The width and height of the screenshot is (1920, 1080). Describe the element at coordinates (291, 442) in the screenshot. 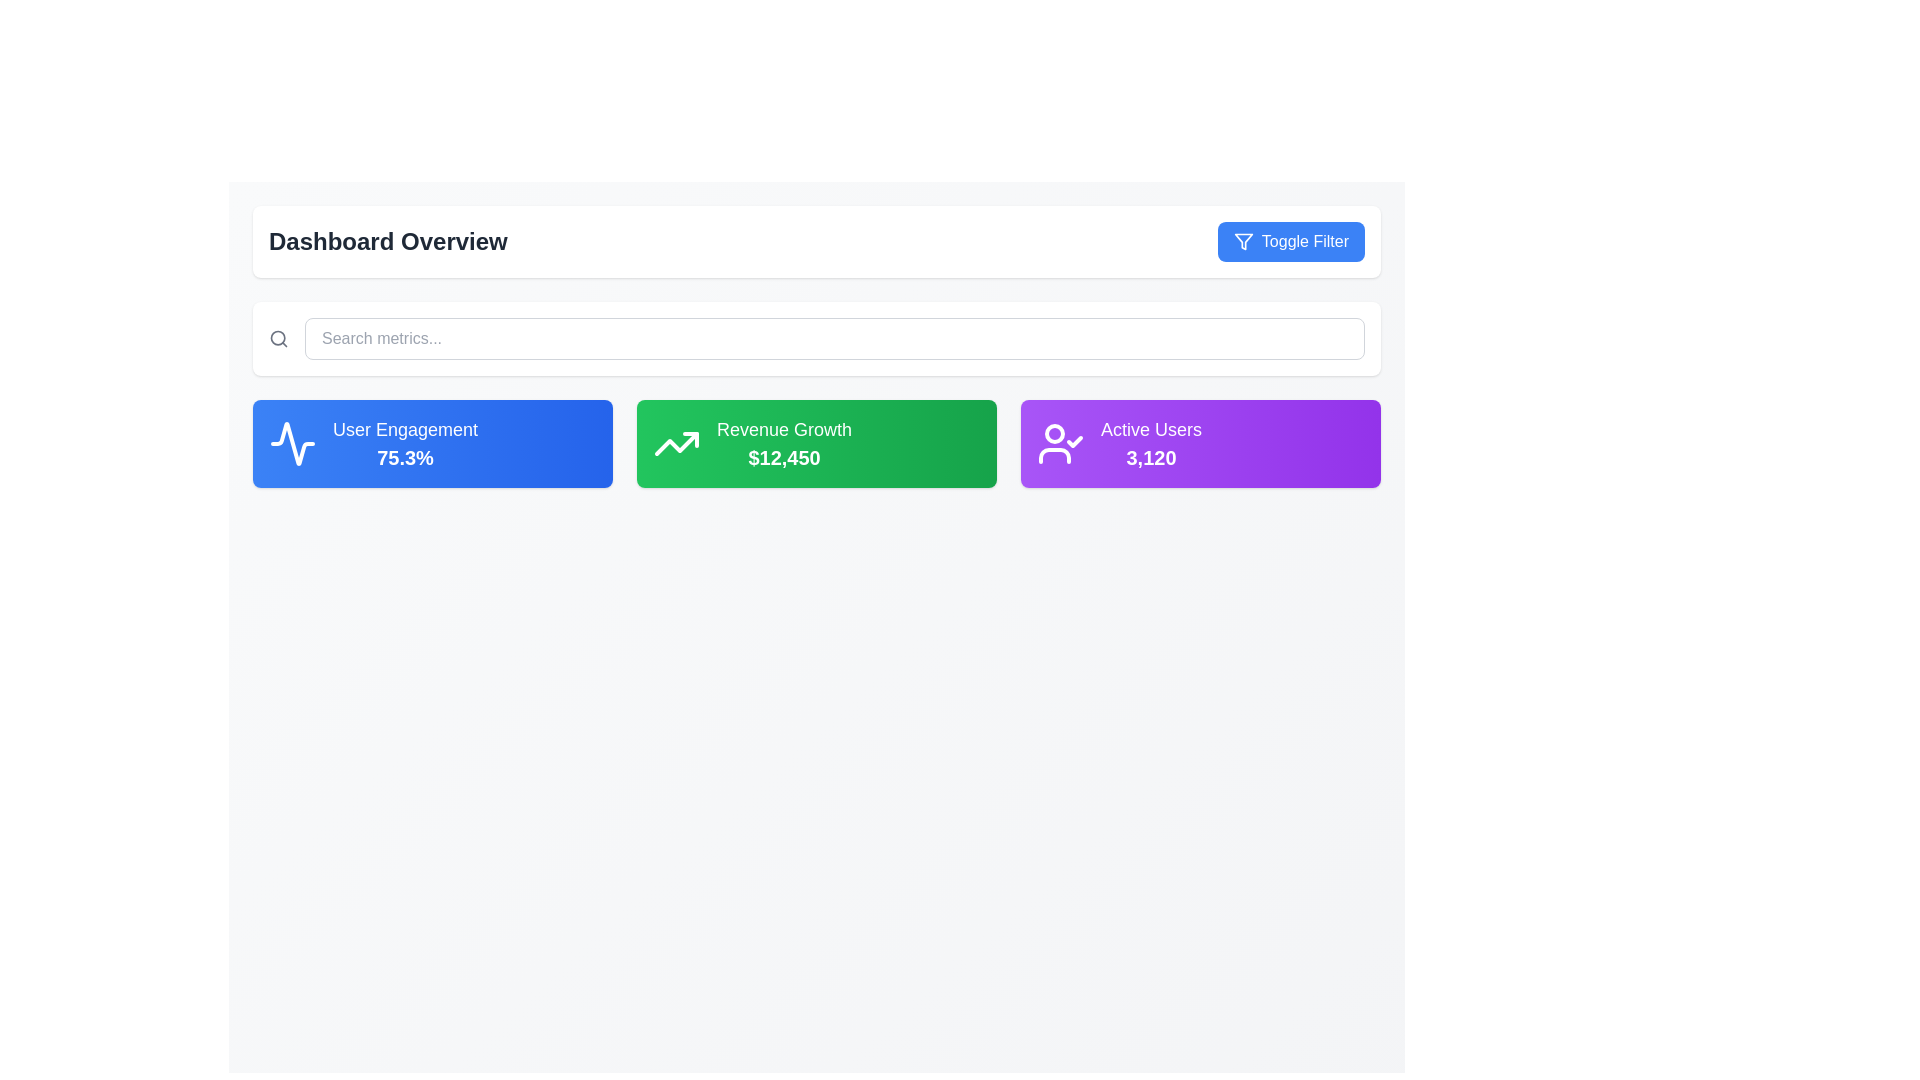

I see `the SVG graphic (line graph icon) within the blue rectangle labeled 'User Engagement 75.3%'` at that location.